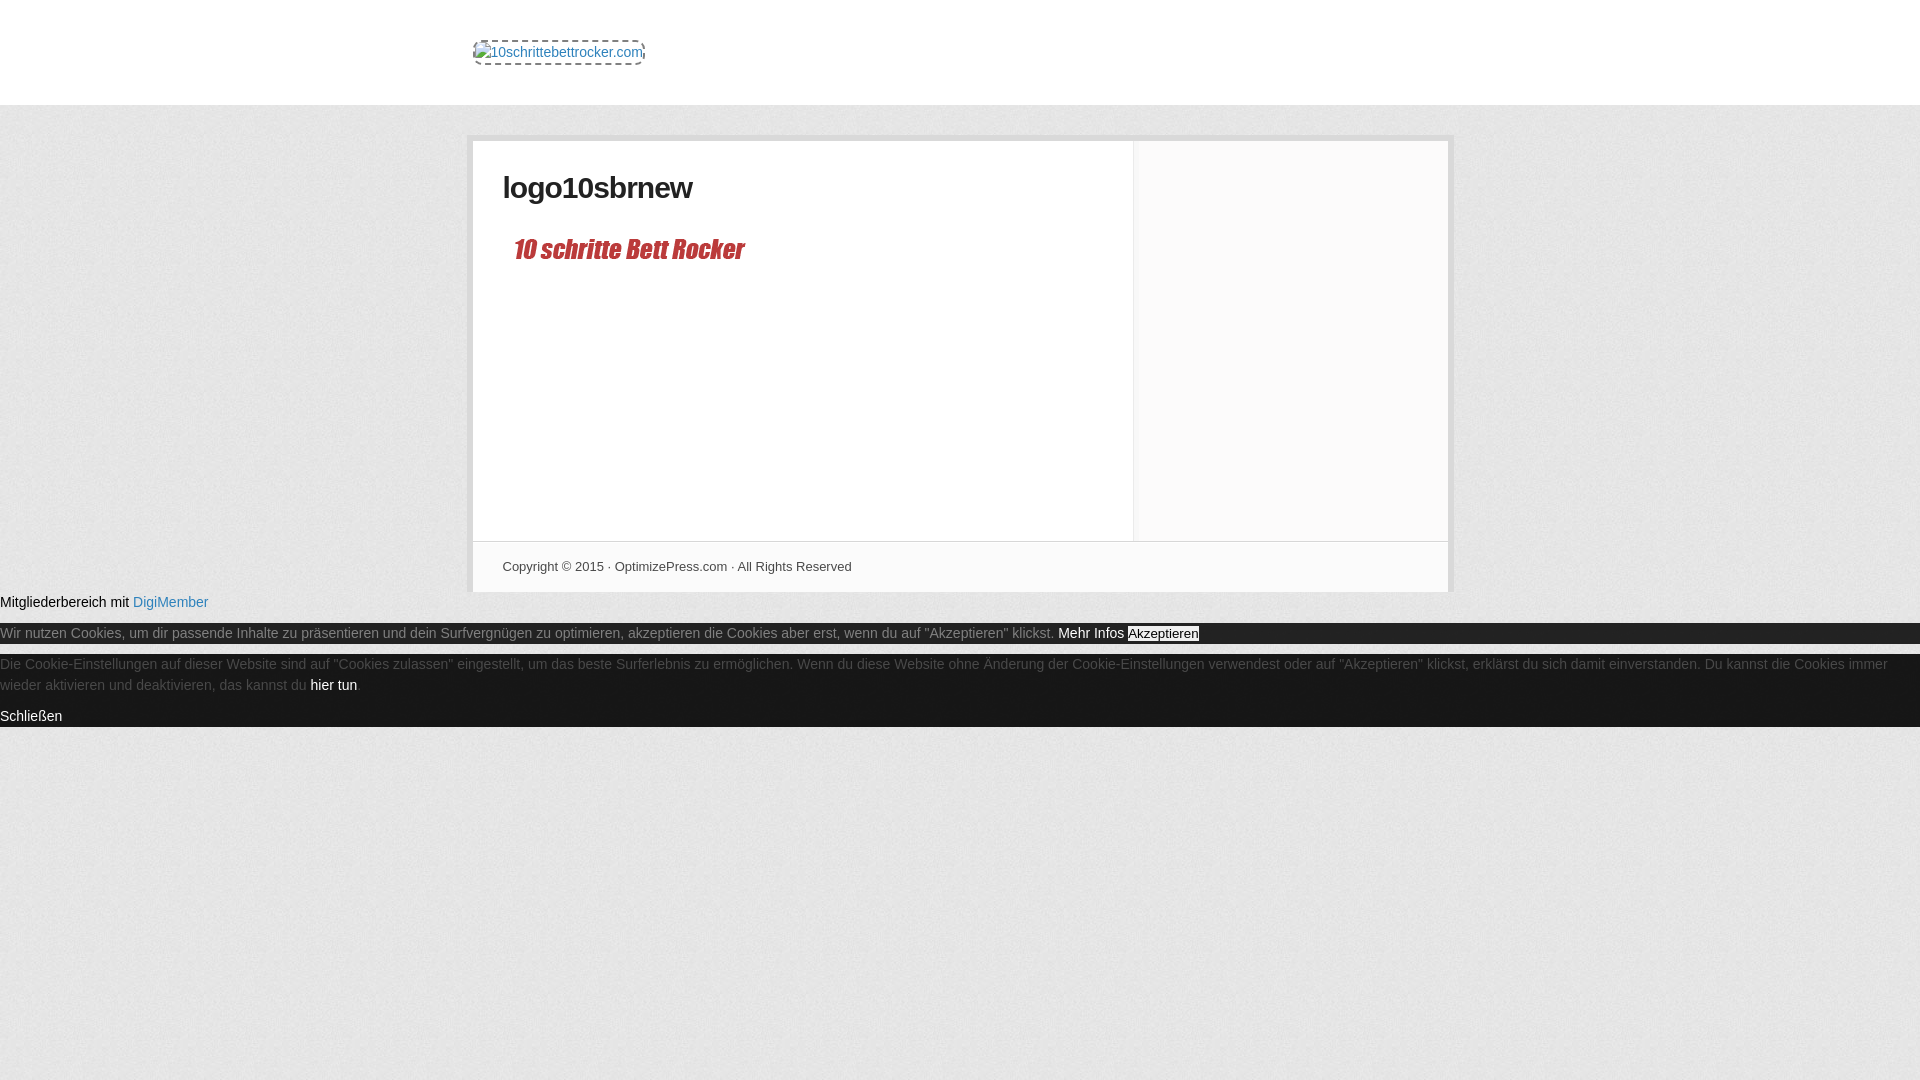 The height and width of the screenshot is (1080, 1920). I want to click on 'hier tun', so click(334, 684).